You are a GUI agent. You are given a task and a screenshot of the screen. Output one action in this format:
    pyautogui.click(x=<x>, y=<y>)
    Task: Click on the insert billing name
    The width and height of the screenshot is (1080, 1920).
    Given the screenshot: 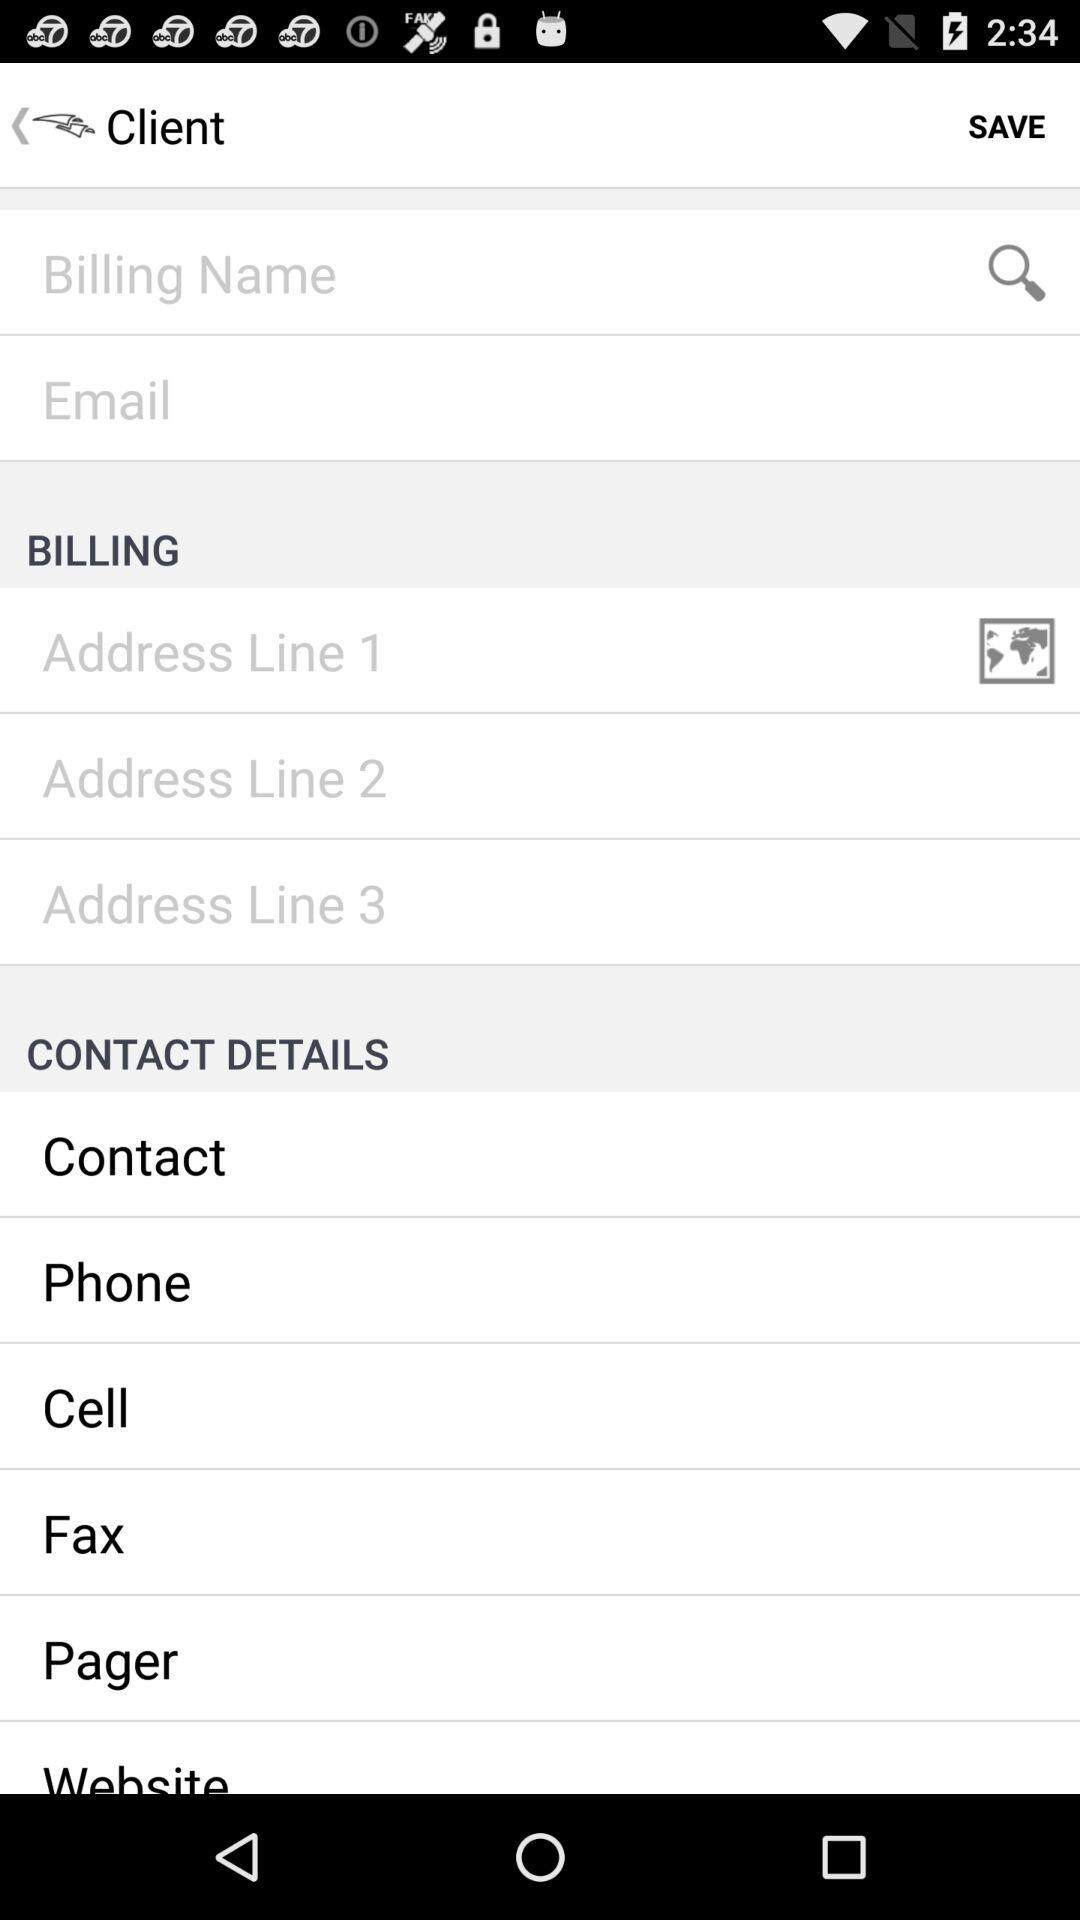 What is the action you would take?
    pyautogui.click(x=540, y=272)
    